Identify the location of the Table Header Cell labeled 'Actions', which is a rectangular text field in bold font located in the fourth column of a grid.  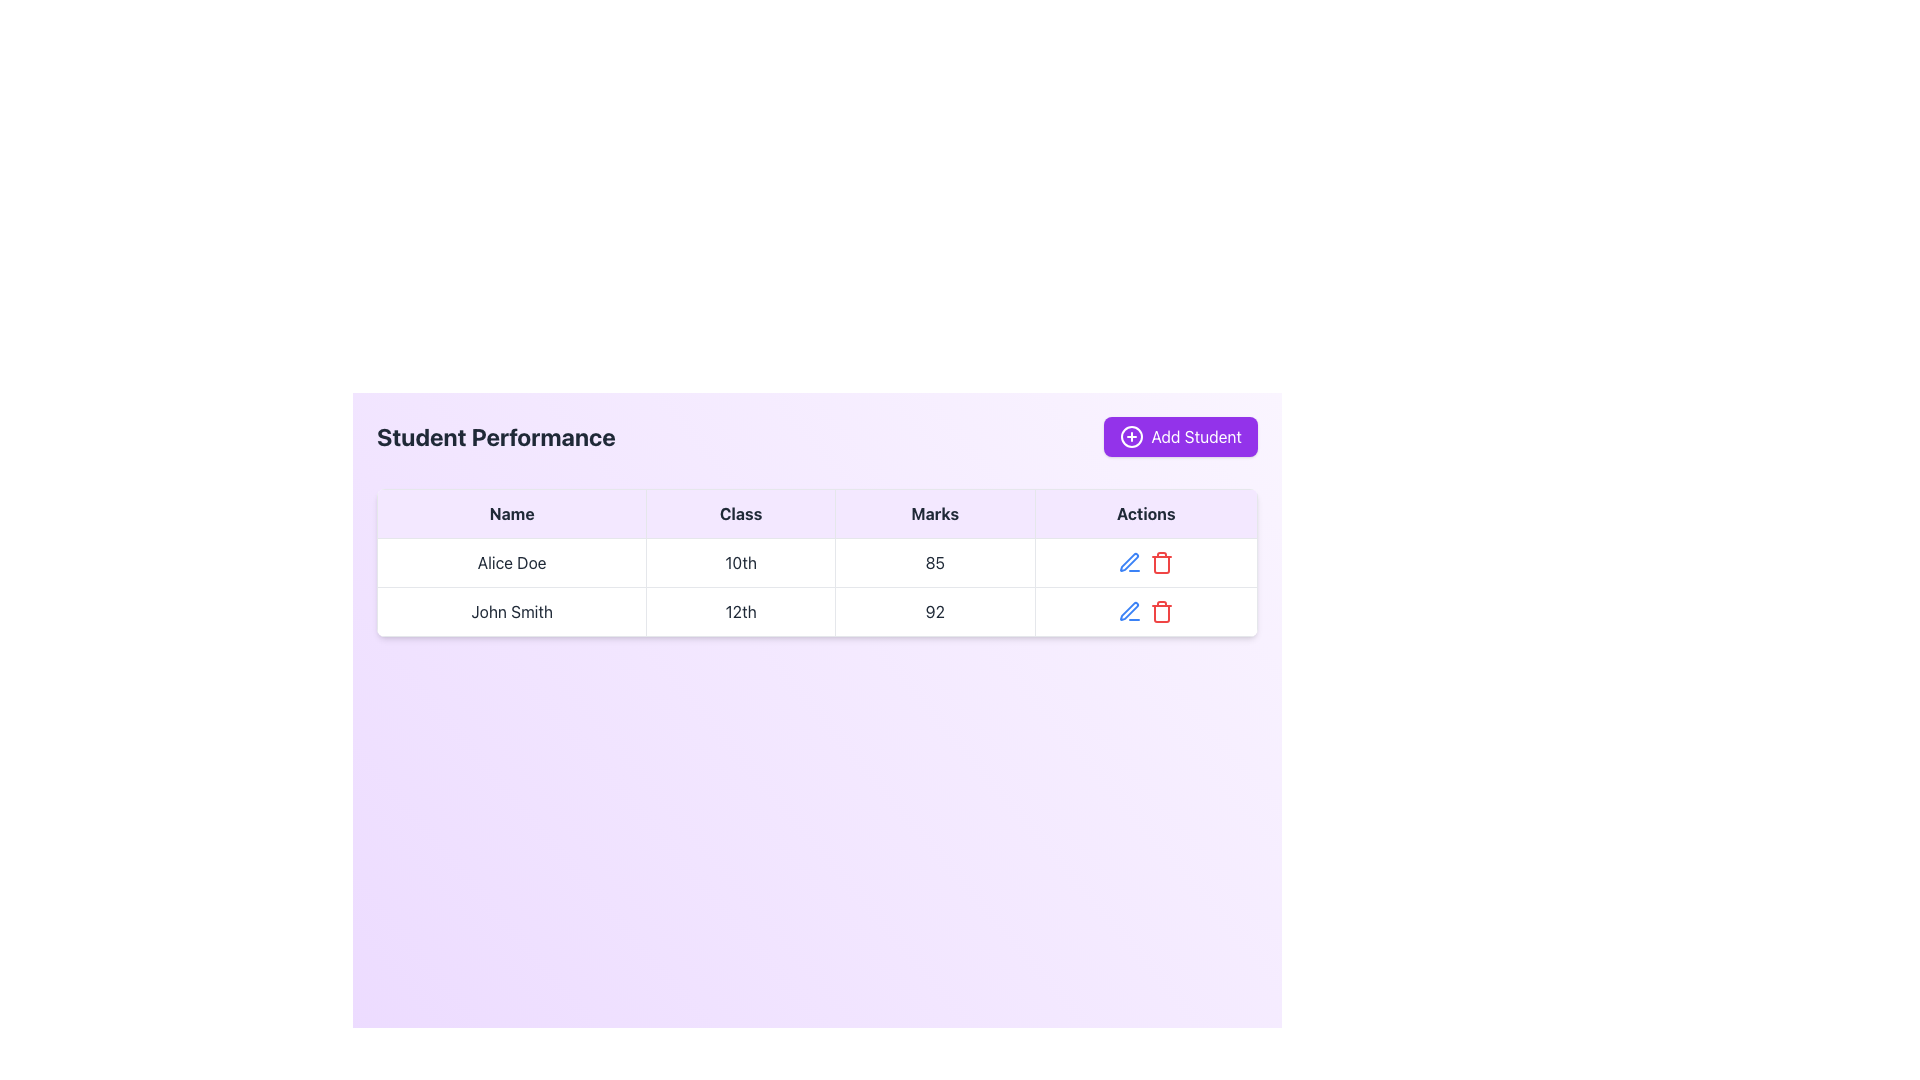
(1146, 512).